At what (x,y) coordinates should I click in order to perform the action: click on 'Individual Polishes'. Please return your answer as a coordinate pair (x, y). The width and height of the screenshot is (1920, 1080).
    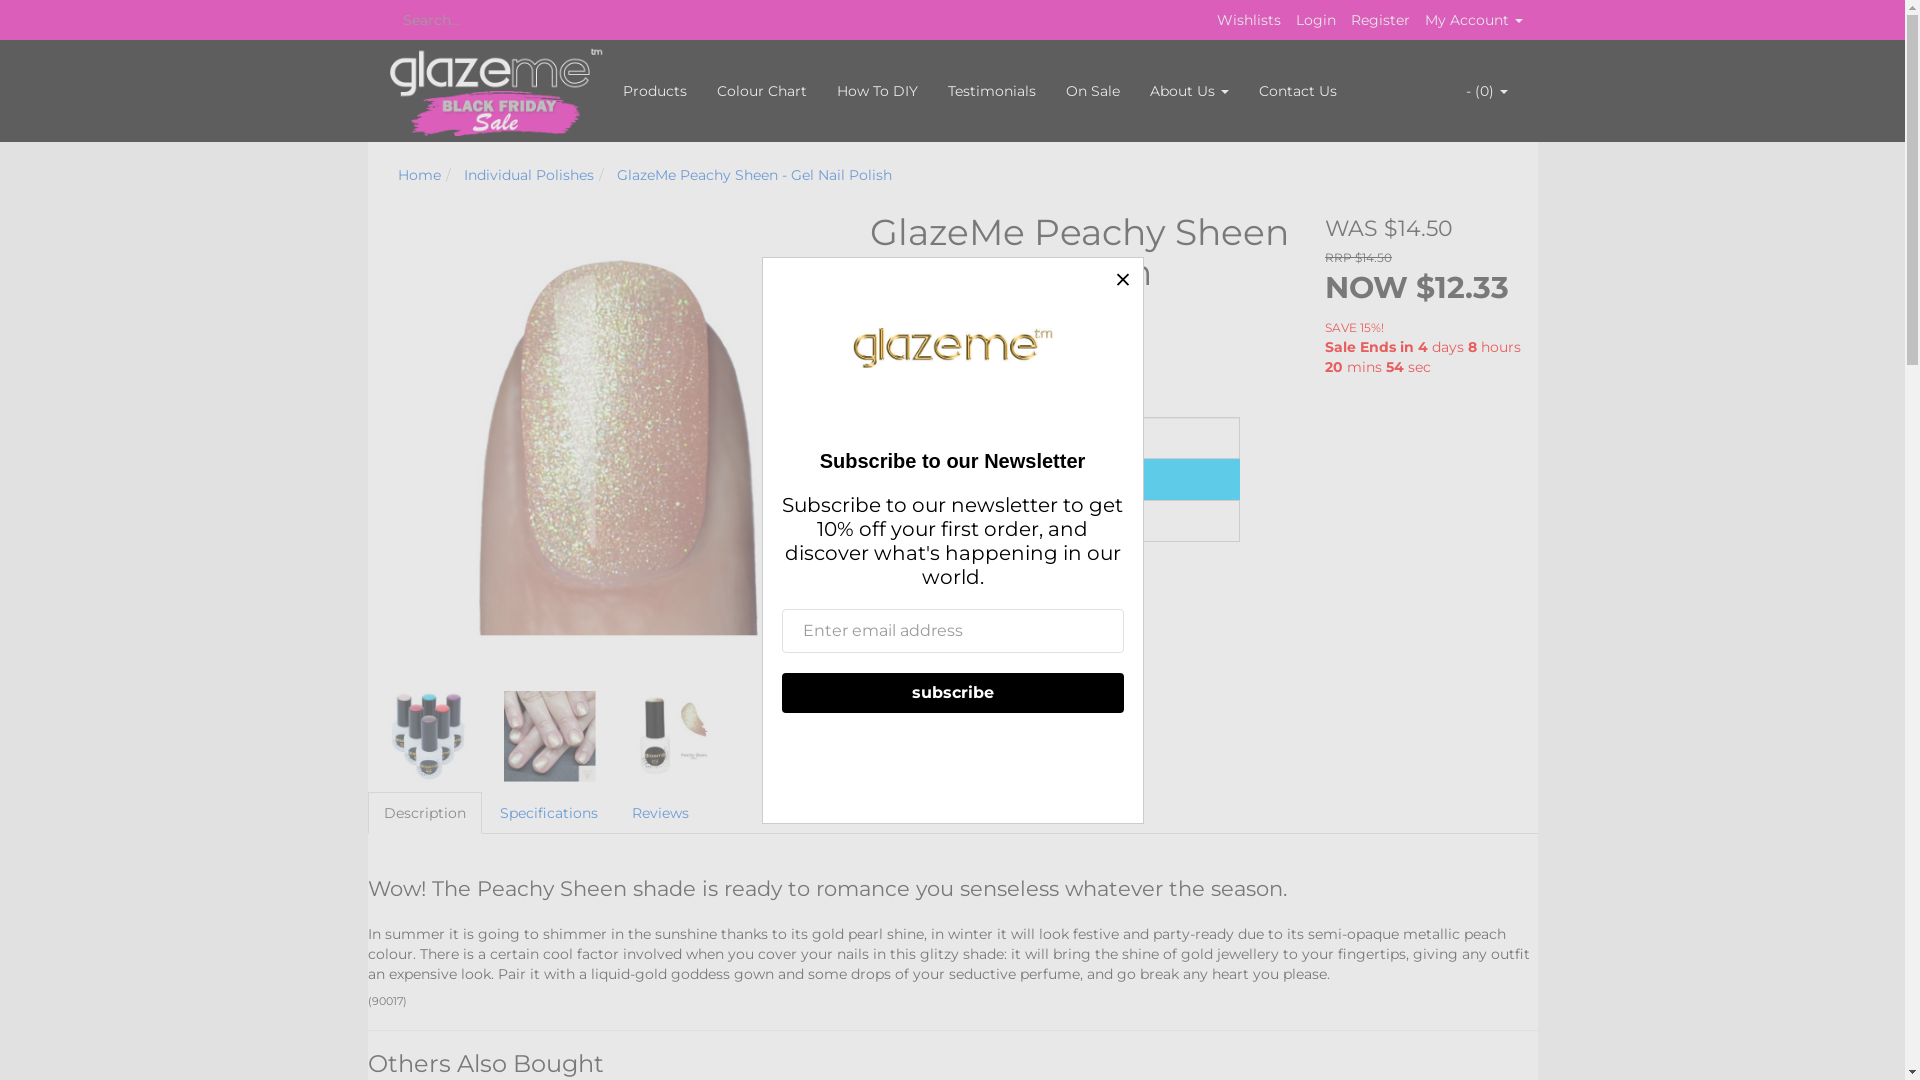
    Looking at the image, I should click on (528, 173).